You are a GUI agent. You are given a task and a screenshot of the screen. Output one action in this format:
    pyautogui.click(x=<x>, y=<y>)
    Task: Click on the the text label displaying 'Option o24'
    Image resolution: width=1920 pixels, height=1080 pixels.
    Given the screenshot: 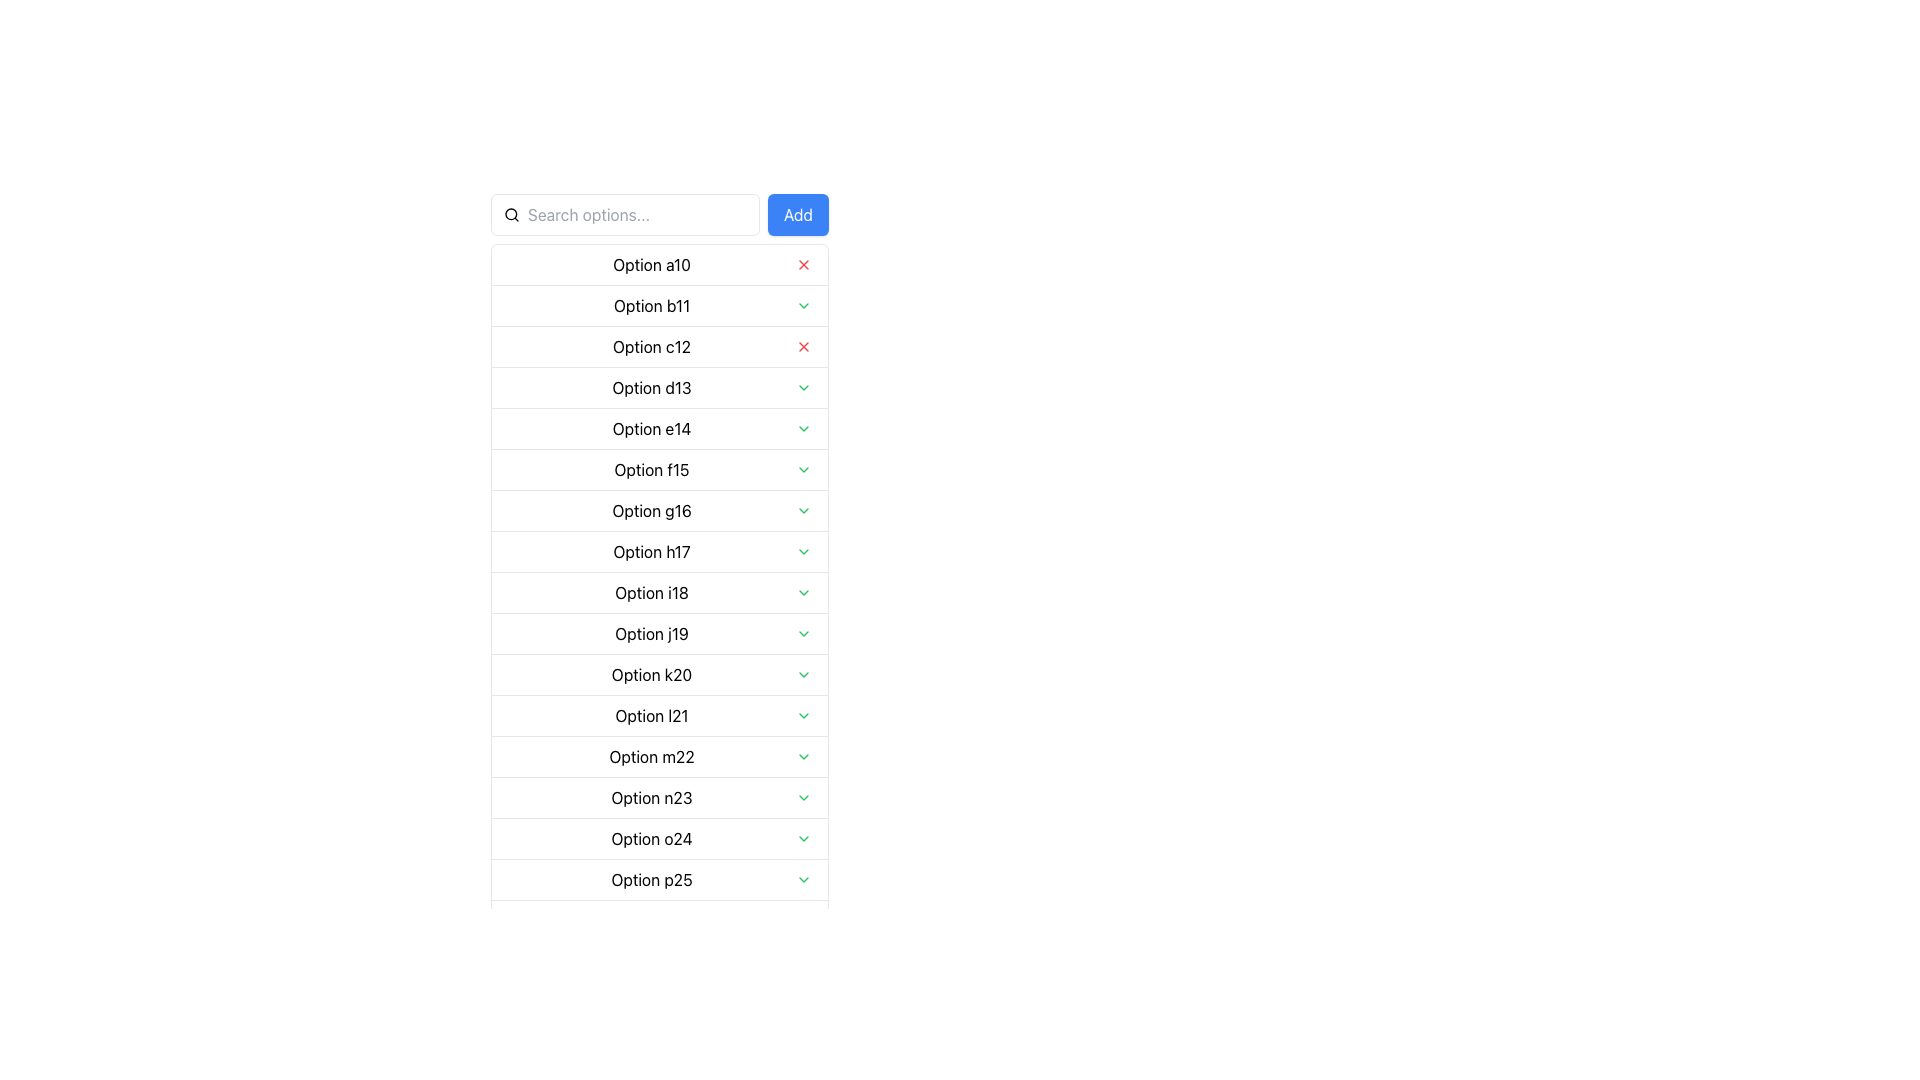 What is the action you would take?
    pyautogui.click(x=652, y=839)
    